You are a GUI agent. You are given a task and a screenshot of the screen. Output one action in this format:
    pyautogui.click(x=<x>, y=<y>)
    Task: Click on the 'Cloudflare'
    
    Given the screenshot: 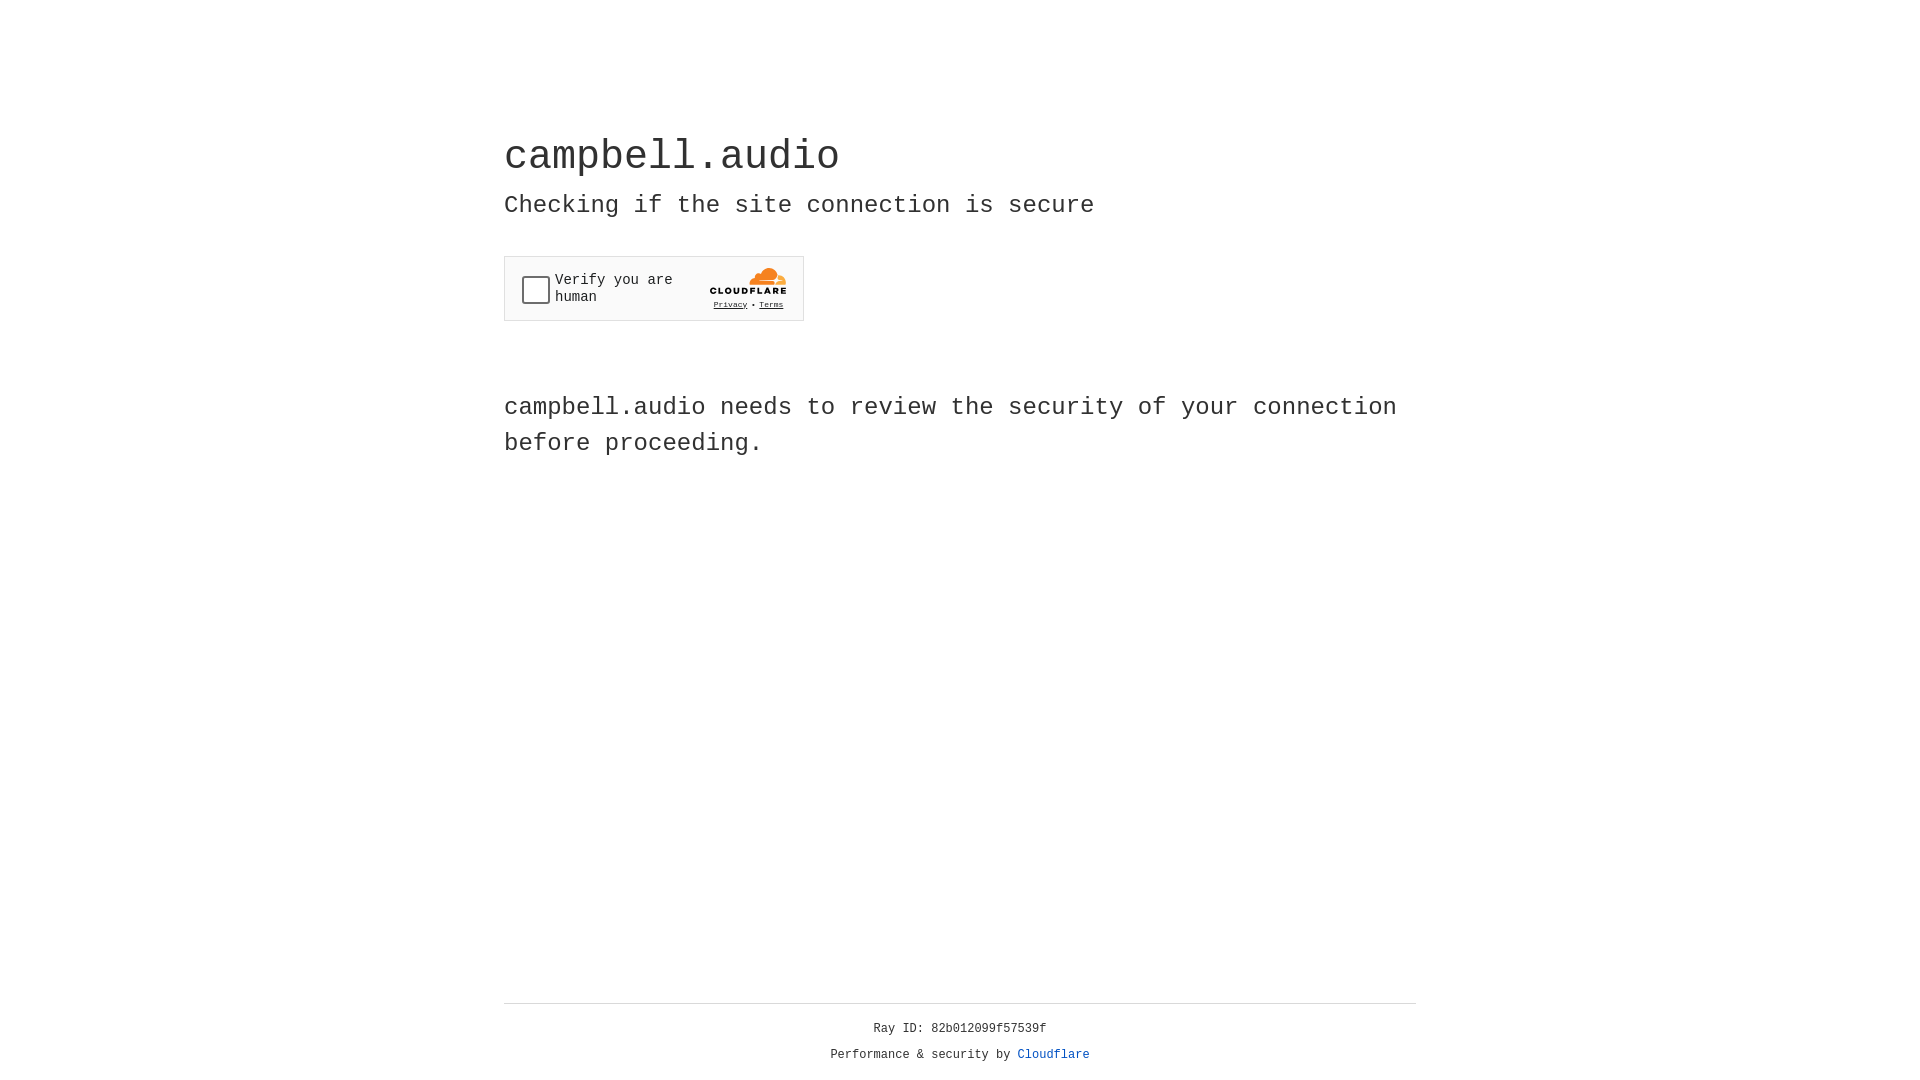 What is the action you would take?
    pyautogui.click(x=1017, y=1054)
    